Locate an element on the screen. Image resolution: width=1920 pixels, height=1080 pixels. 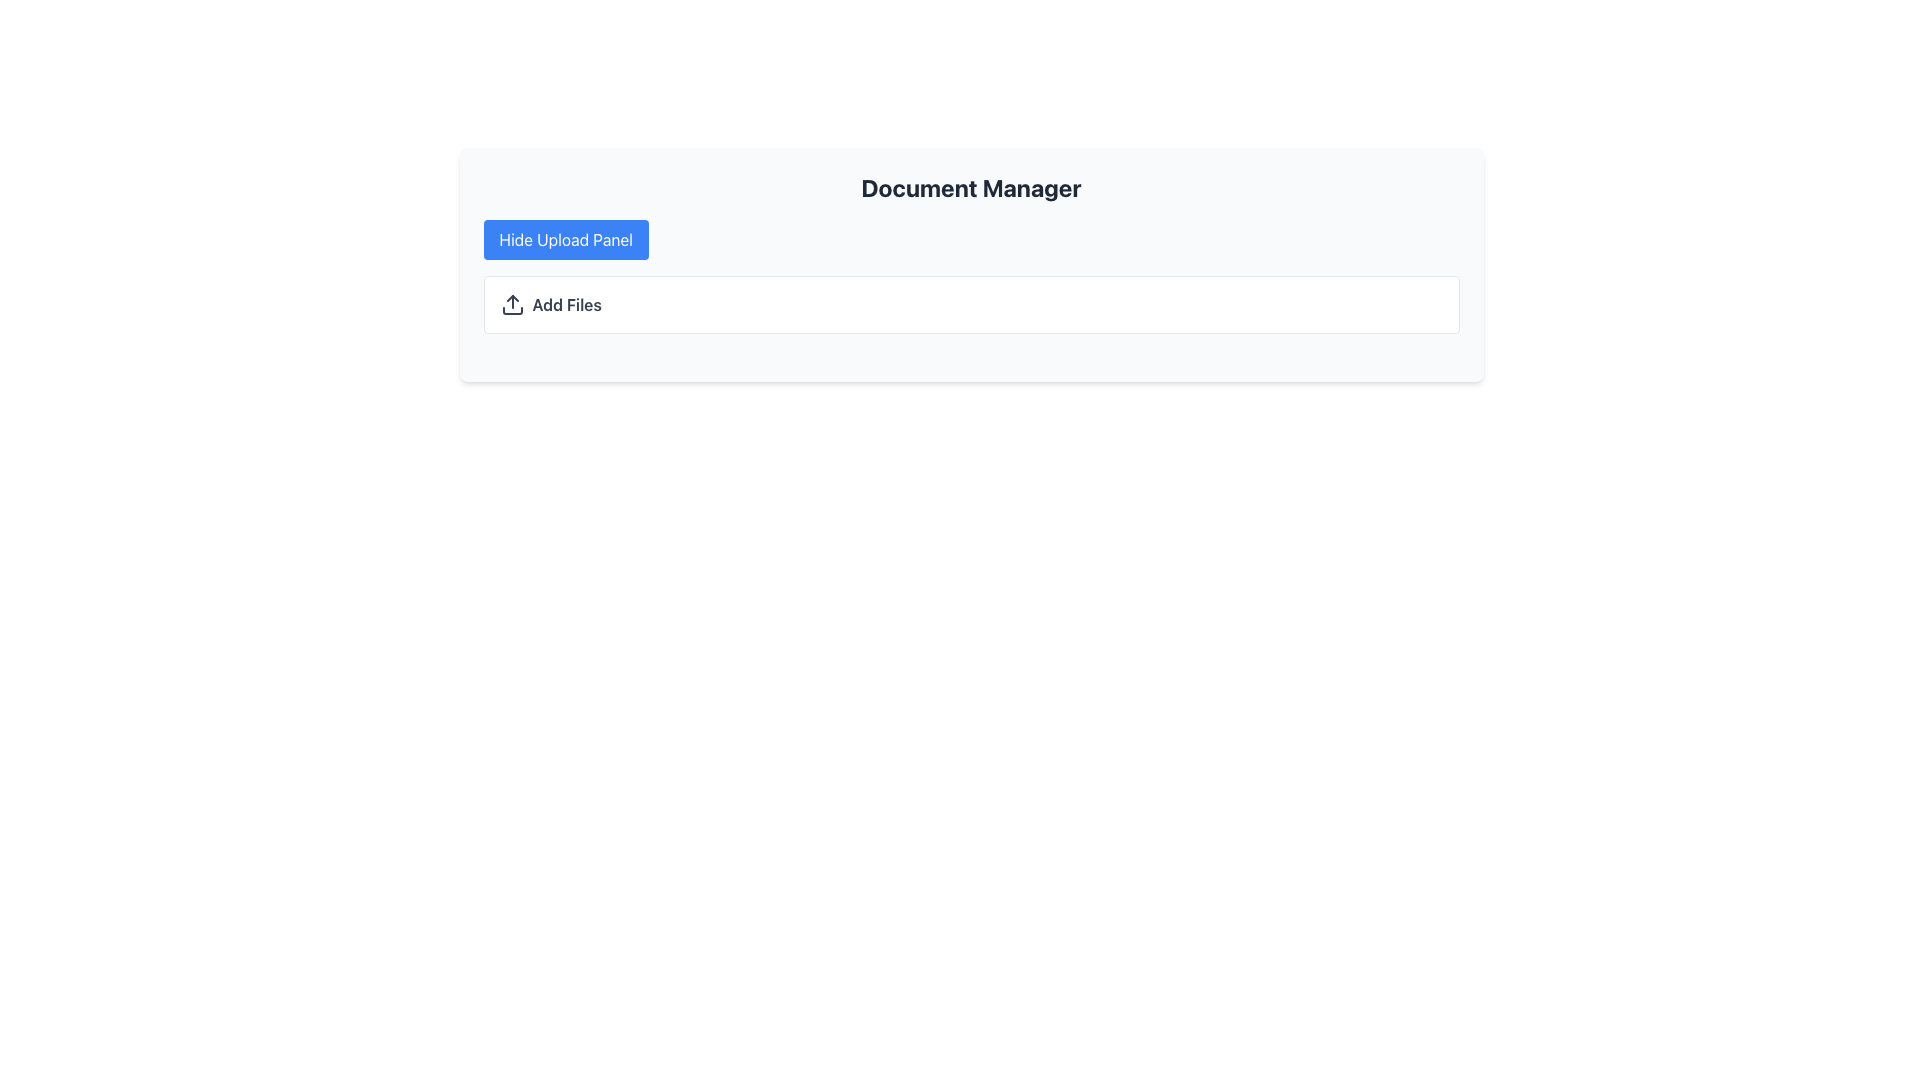
the static text label that reads 'Add Files', which is styled in a bold, dark gray font and located to the right of an upload icon in the lower center of the layout is located at coordinates (566, 304).